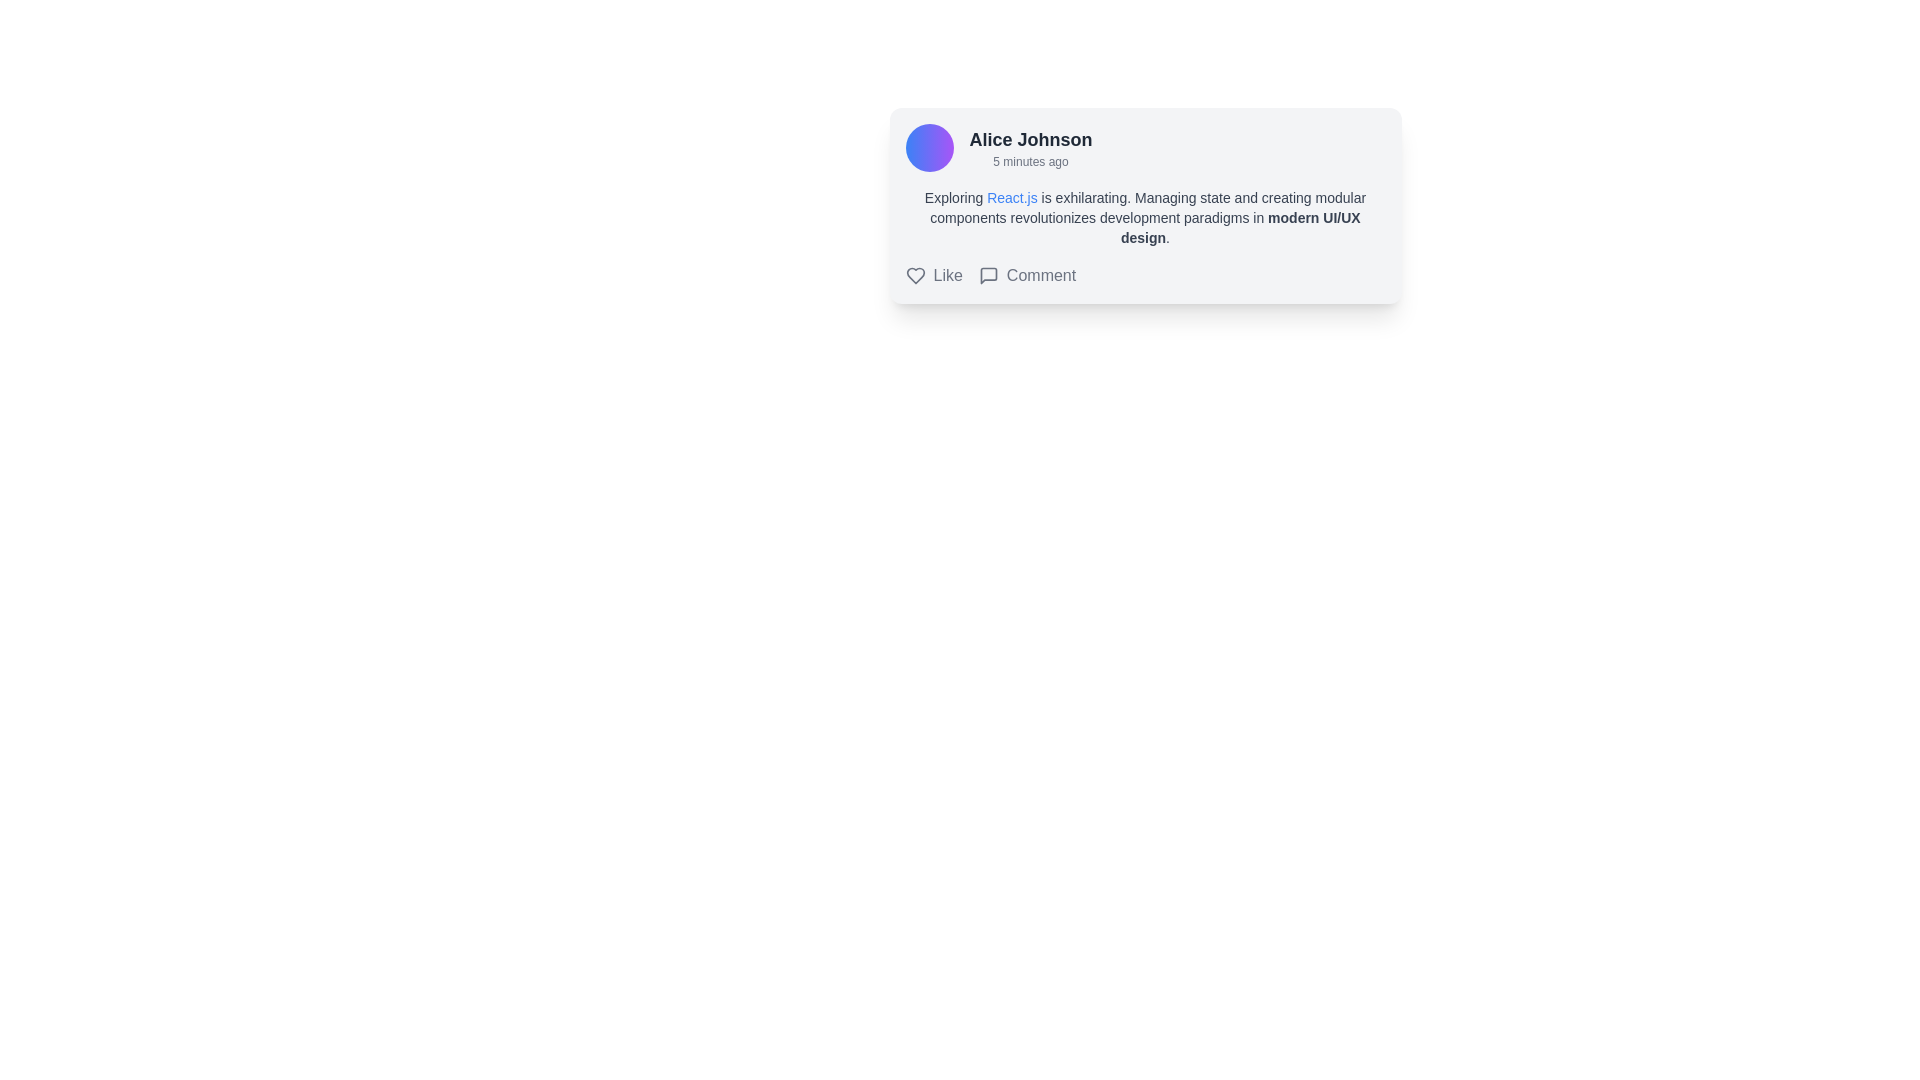 The height and width of the screenshot is (1080, 1920). I want to click on the 'Like' button, which features a heart-shaped icon and the word 'Like' in gray, positioned to the left of the 'Comment' element below a user post, so click(933, 276).